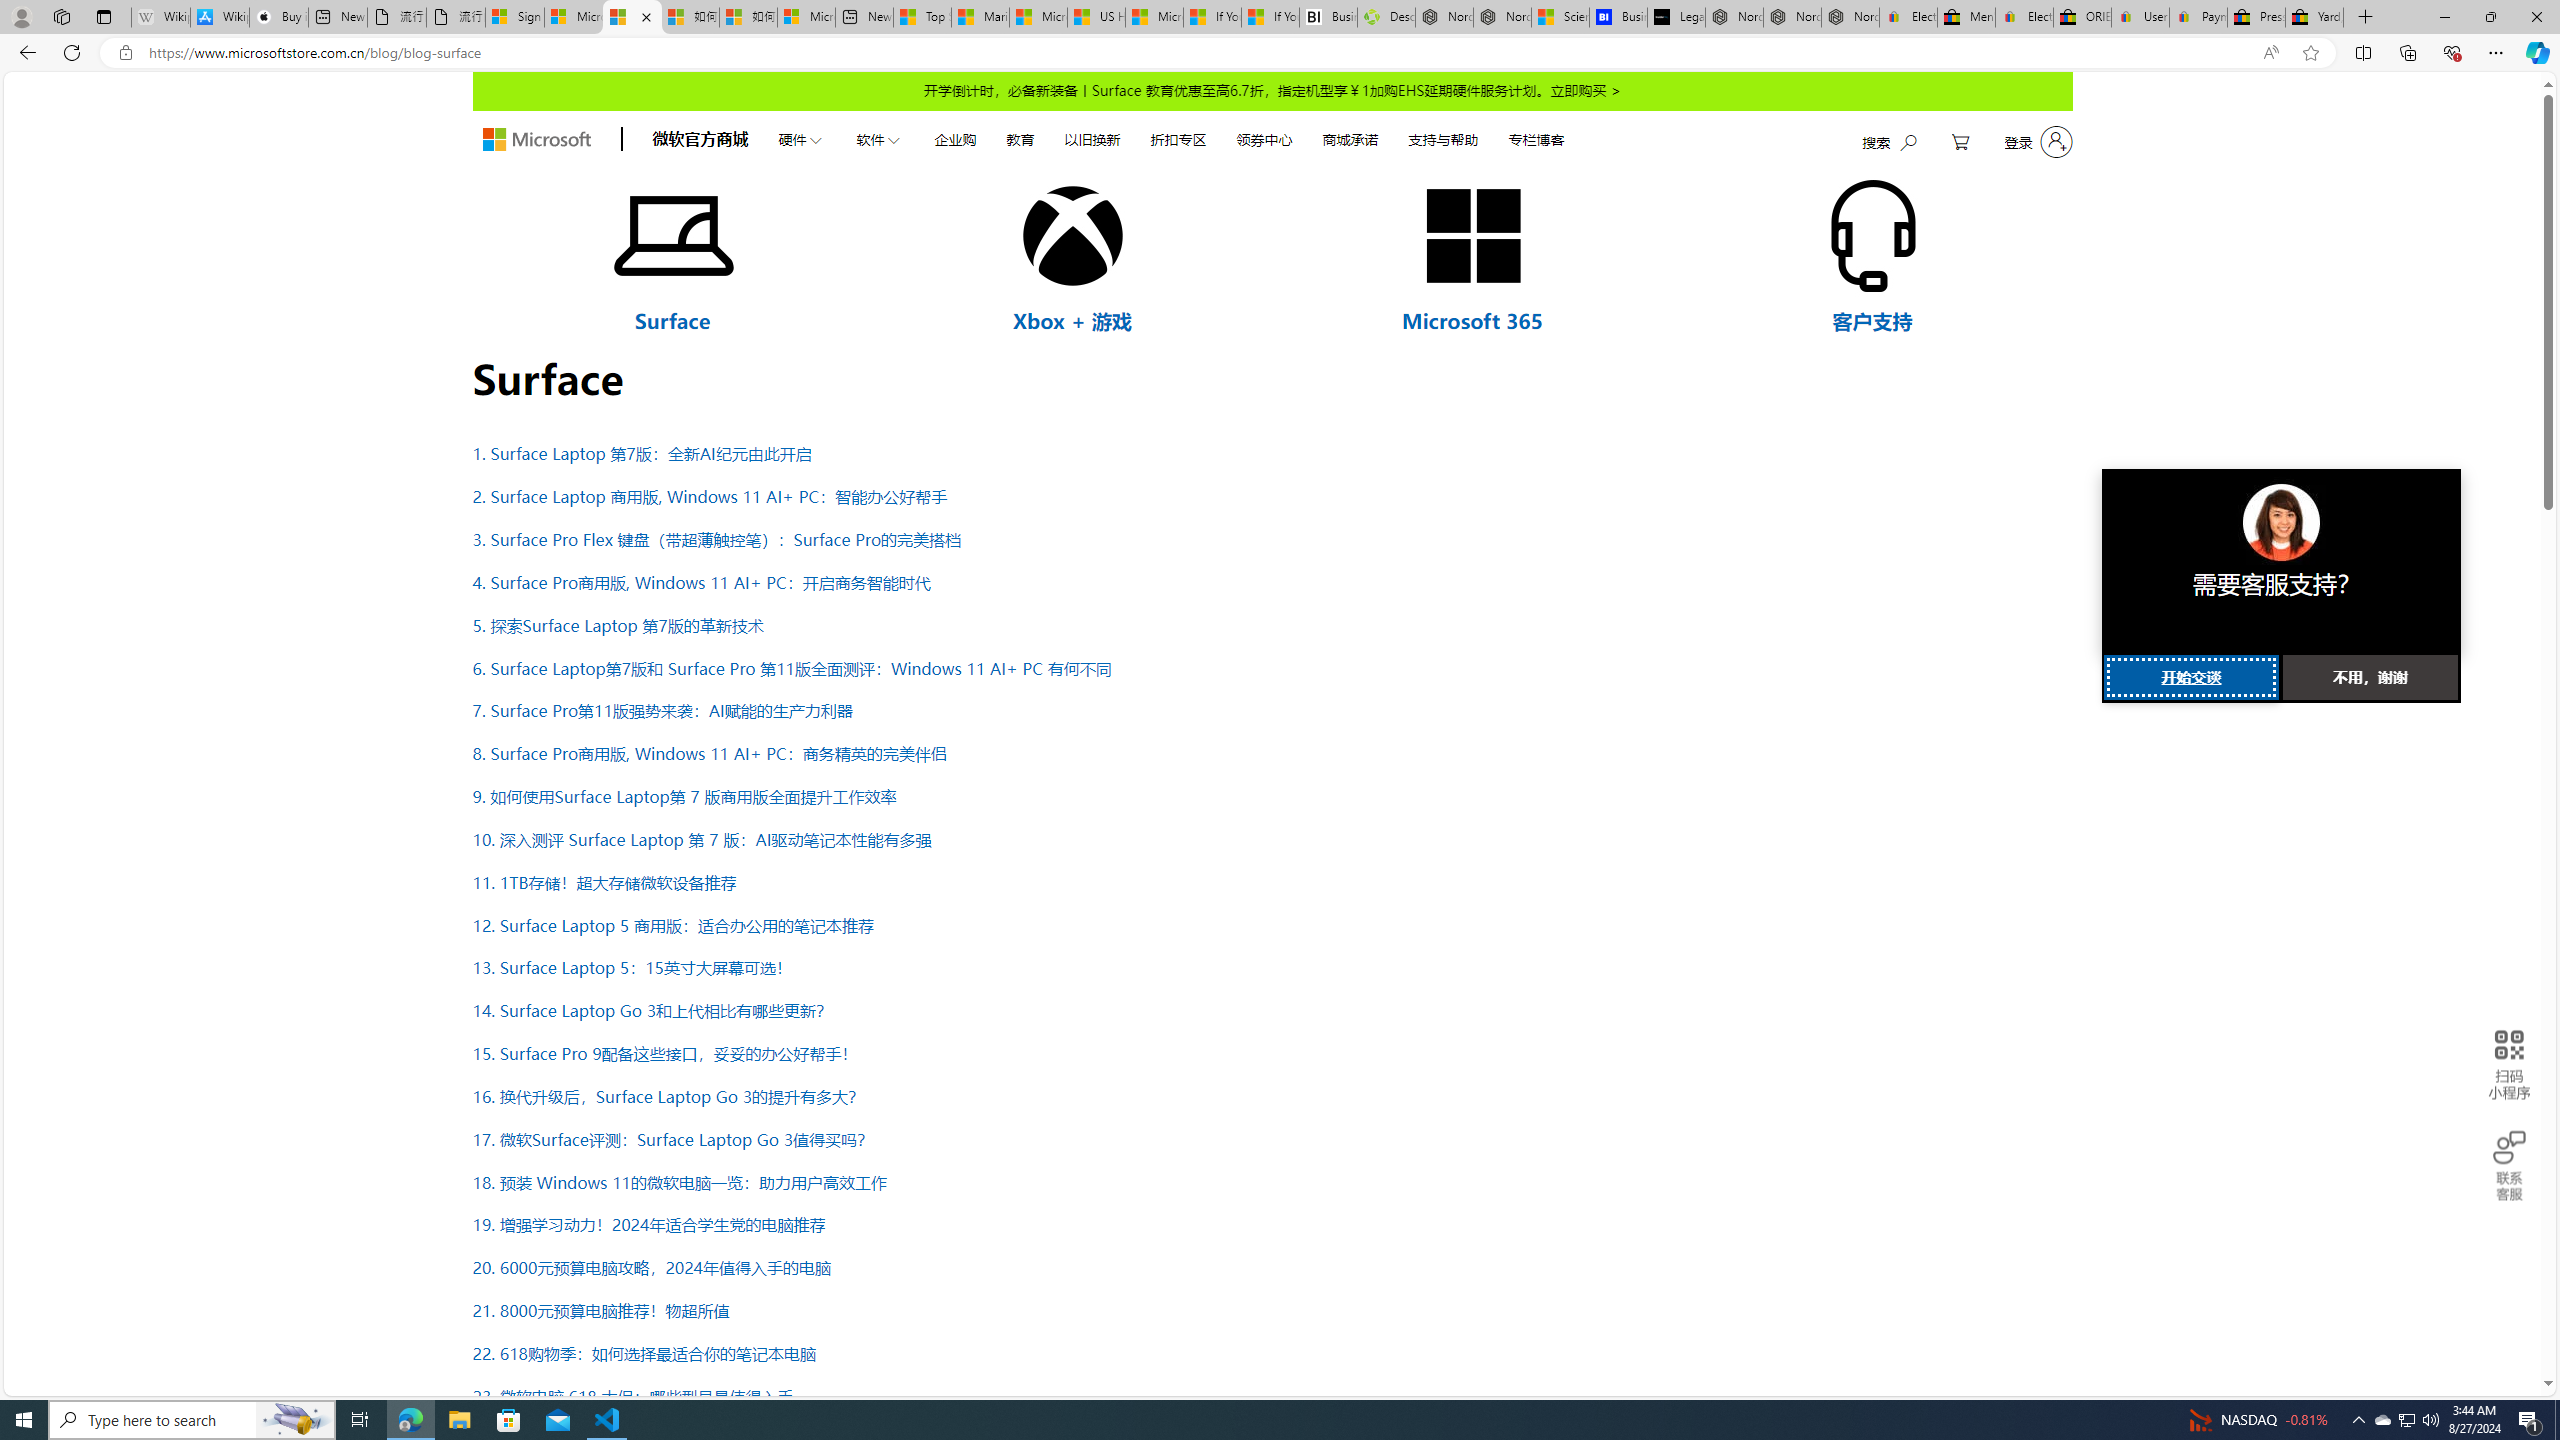  I want to click on 'Buy iPad - Apple', so click(278, 16).